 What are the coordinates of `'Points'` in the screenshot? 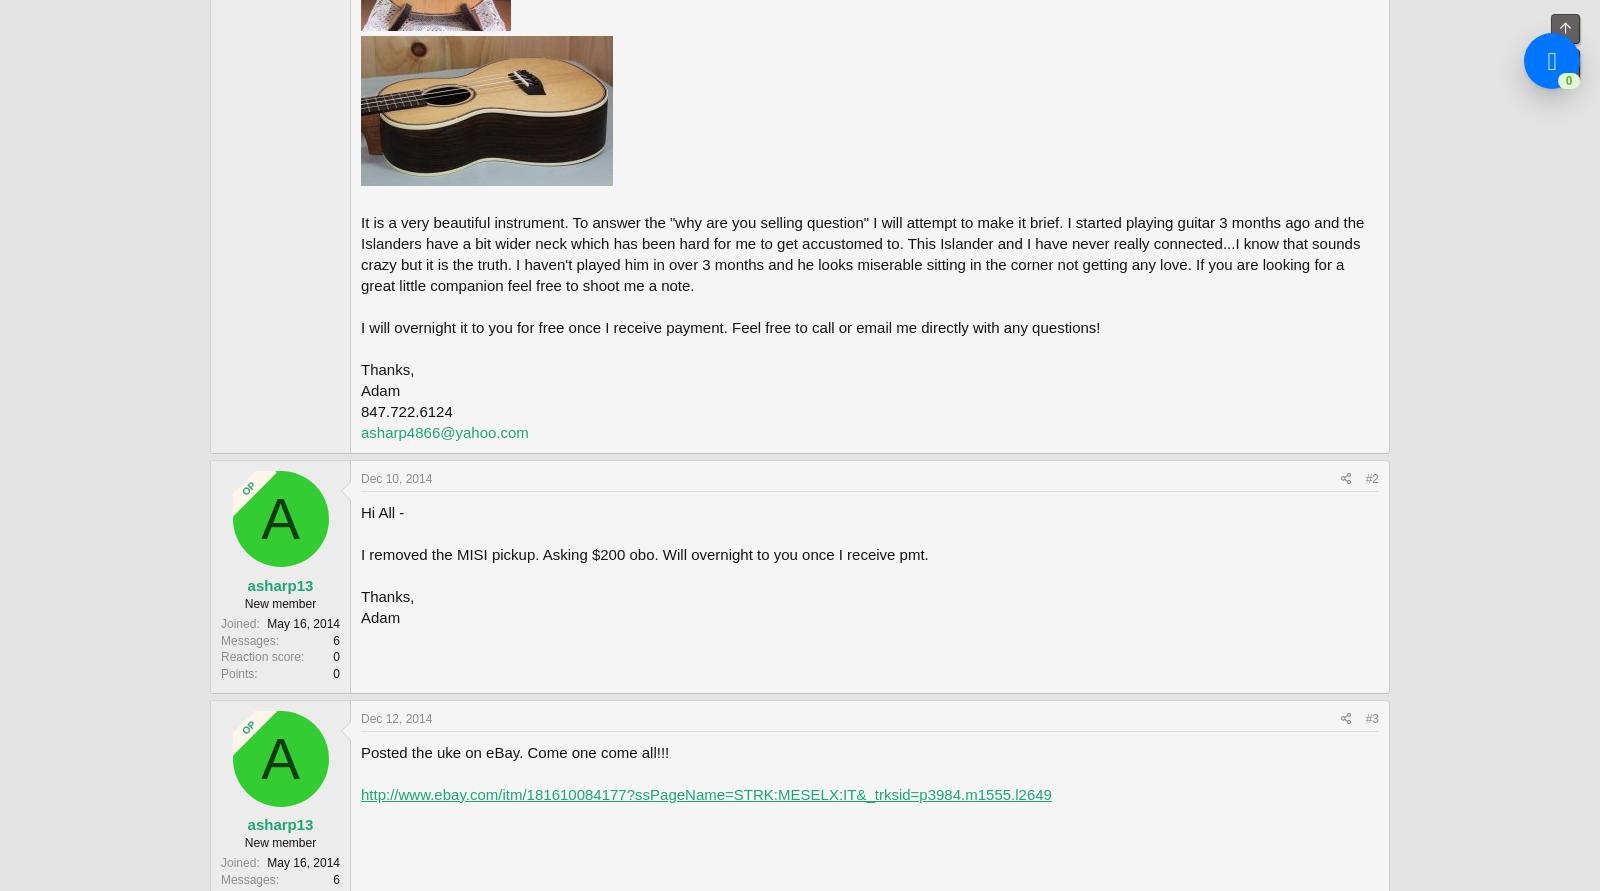 It's located at (237, 673).